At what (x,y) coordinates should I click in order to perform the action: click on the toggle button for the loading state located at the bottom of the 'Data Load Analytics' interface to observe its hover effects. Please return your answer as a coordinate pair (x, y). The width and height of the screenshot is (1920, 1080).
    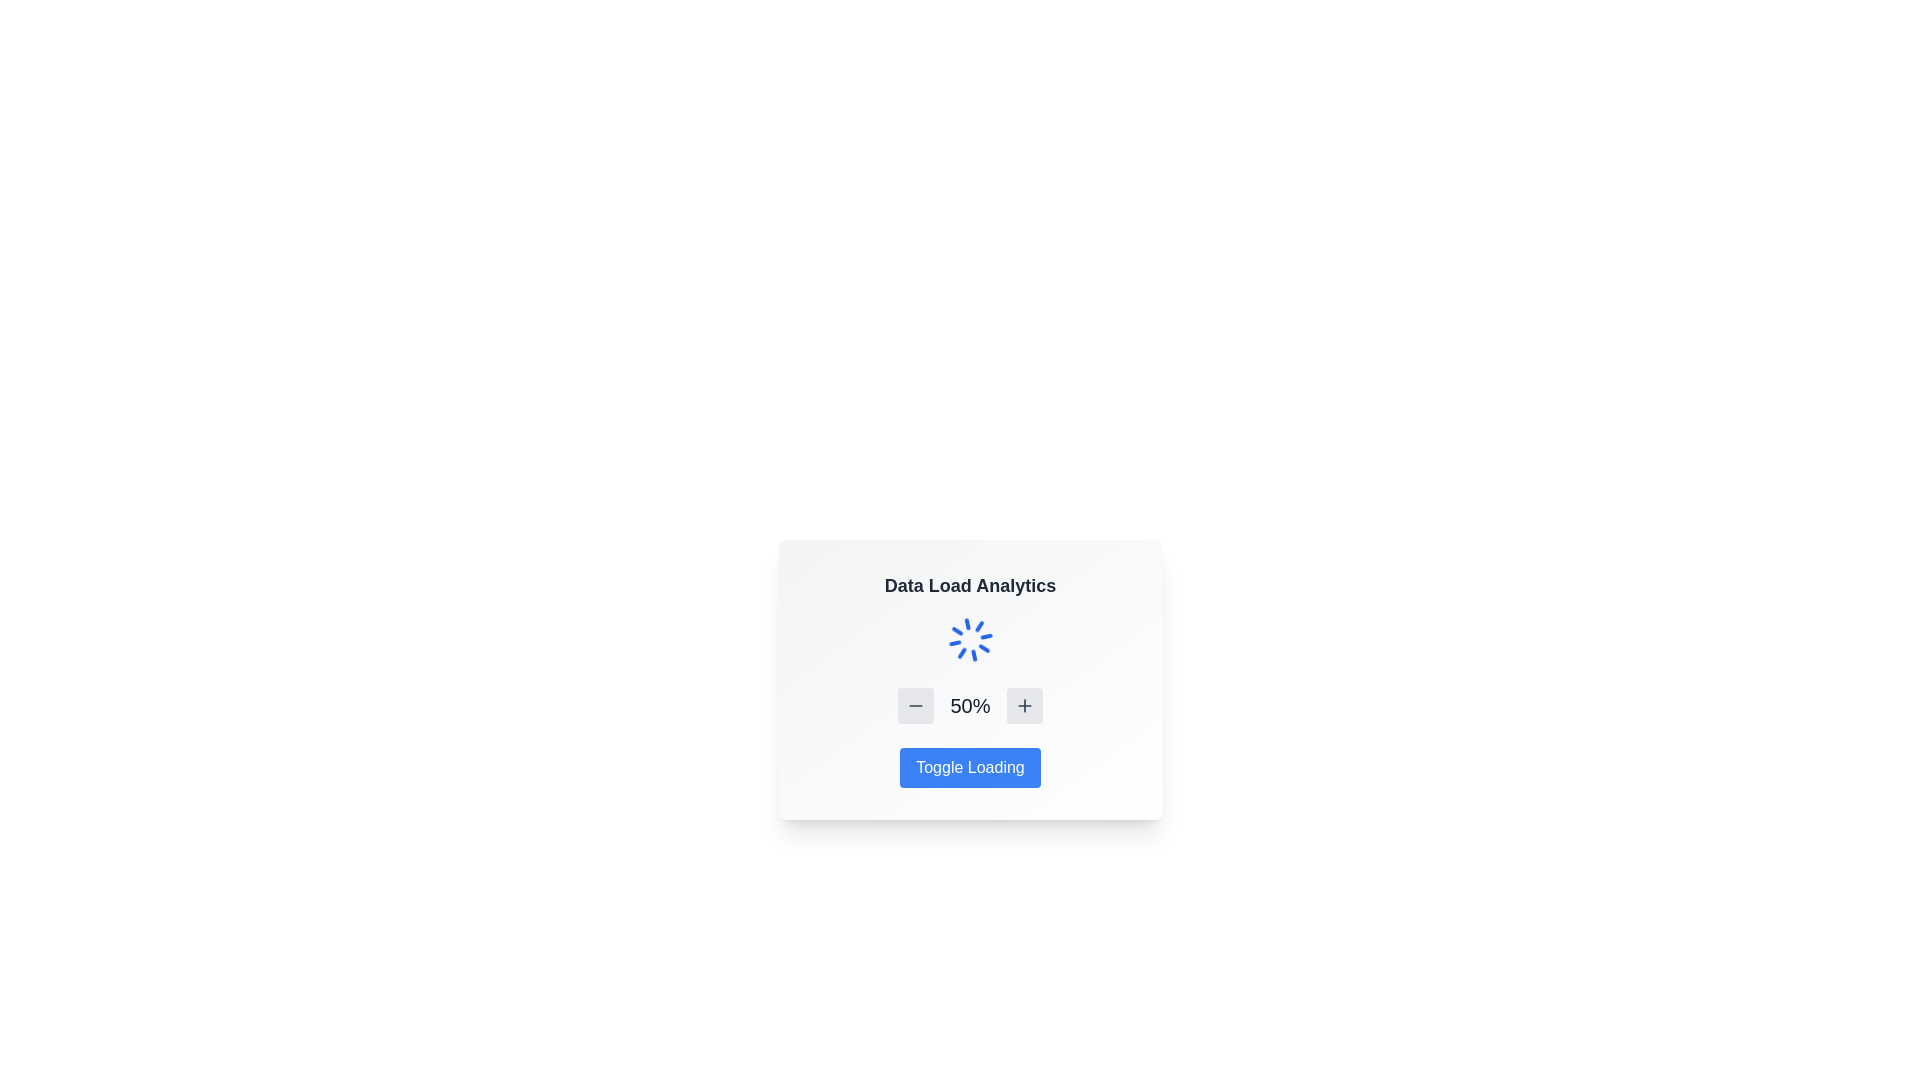
    Looking at the image, I should click on (970, 766).